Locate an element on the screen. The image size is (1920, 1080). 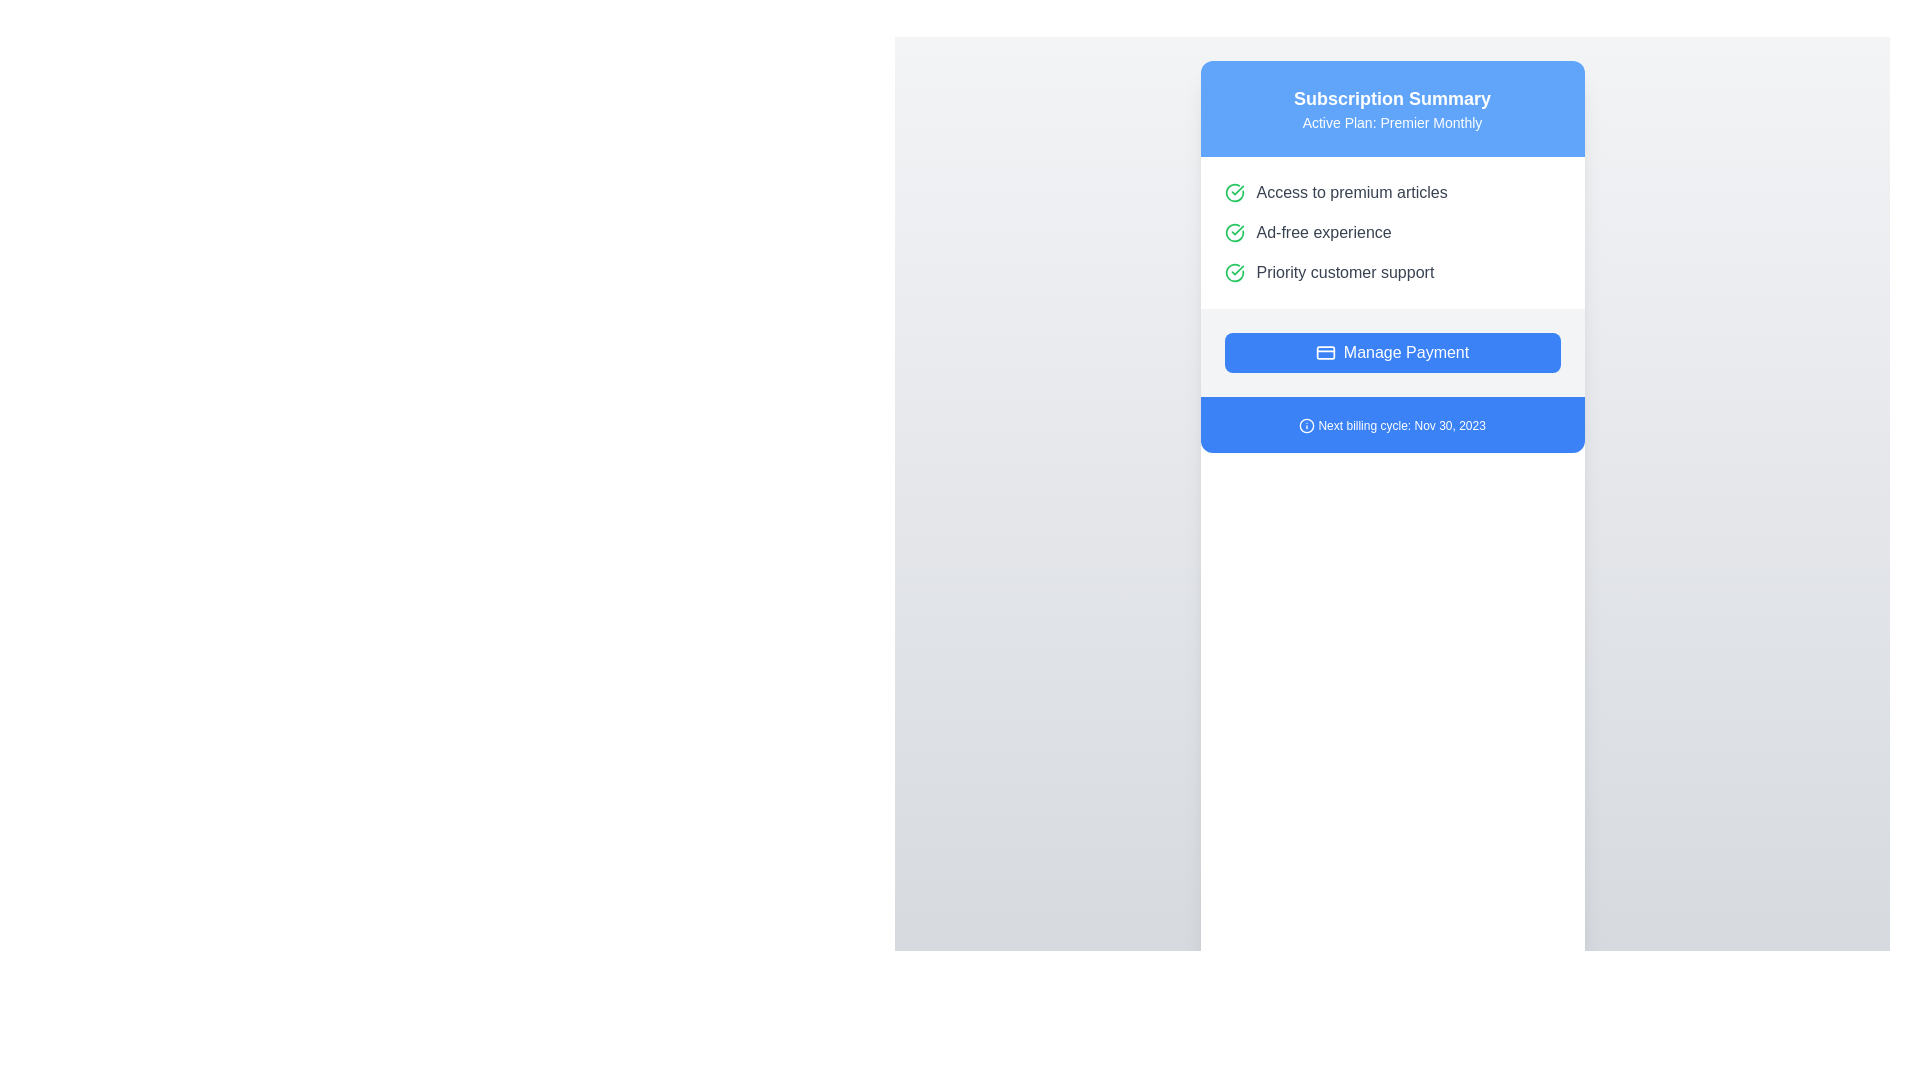
the icon indicating 'Priority customer support' feature in the subscription summary card, located to the left of the associated text is located at coordinates (1233, 273).